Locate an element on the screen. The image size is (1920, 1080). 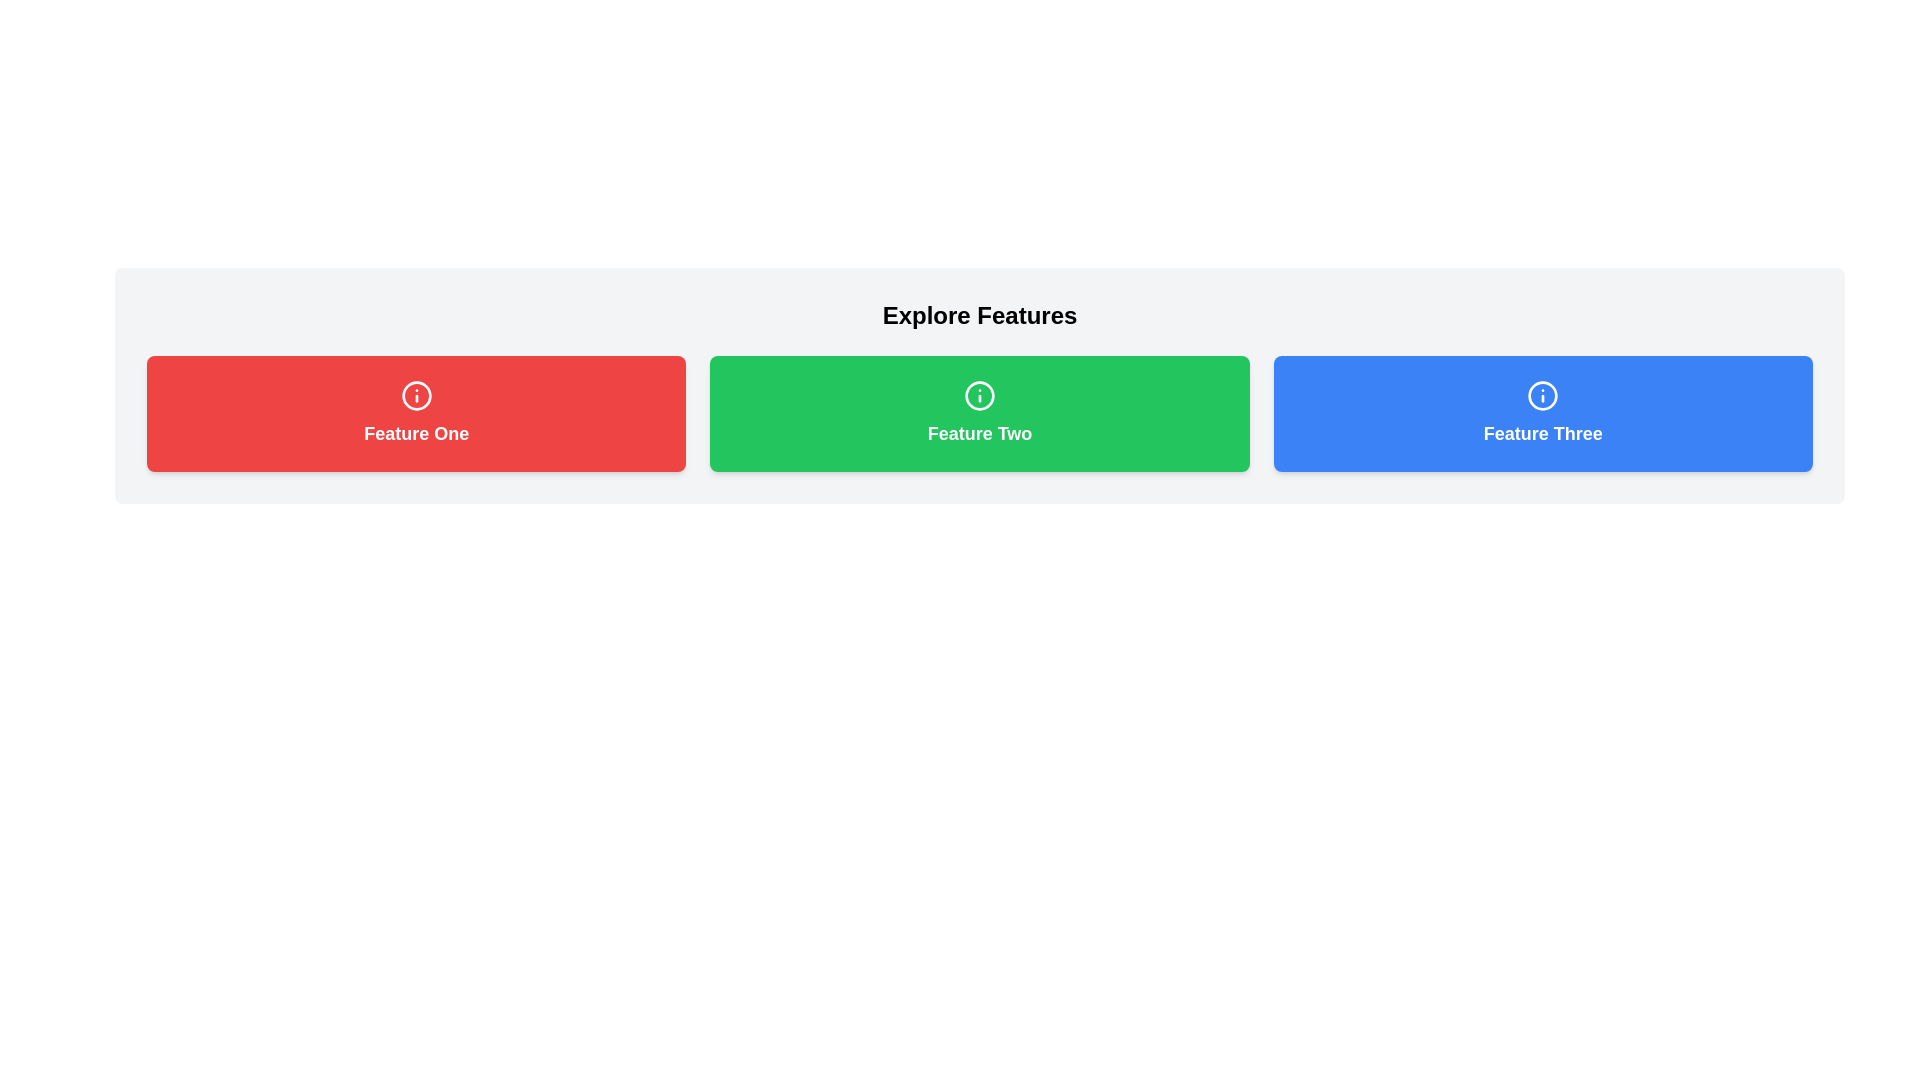
the circular icon with a white outline and an exclamation mark, located above the text 'Feature Three' in the blue card on the right-most side is located at coordinates (1542, 396).